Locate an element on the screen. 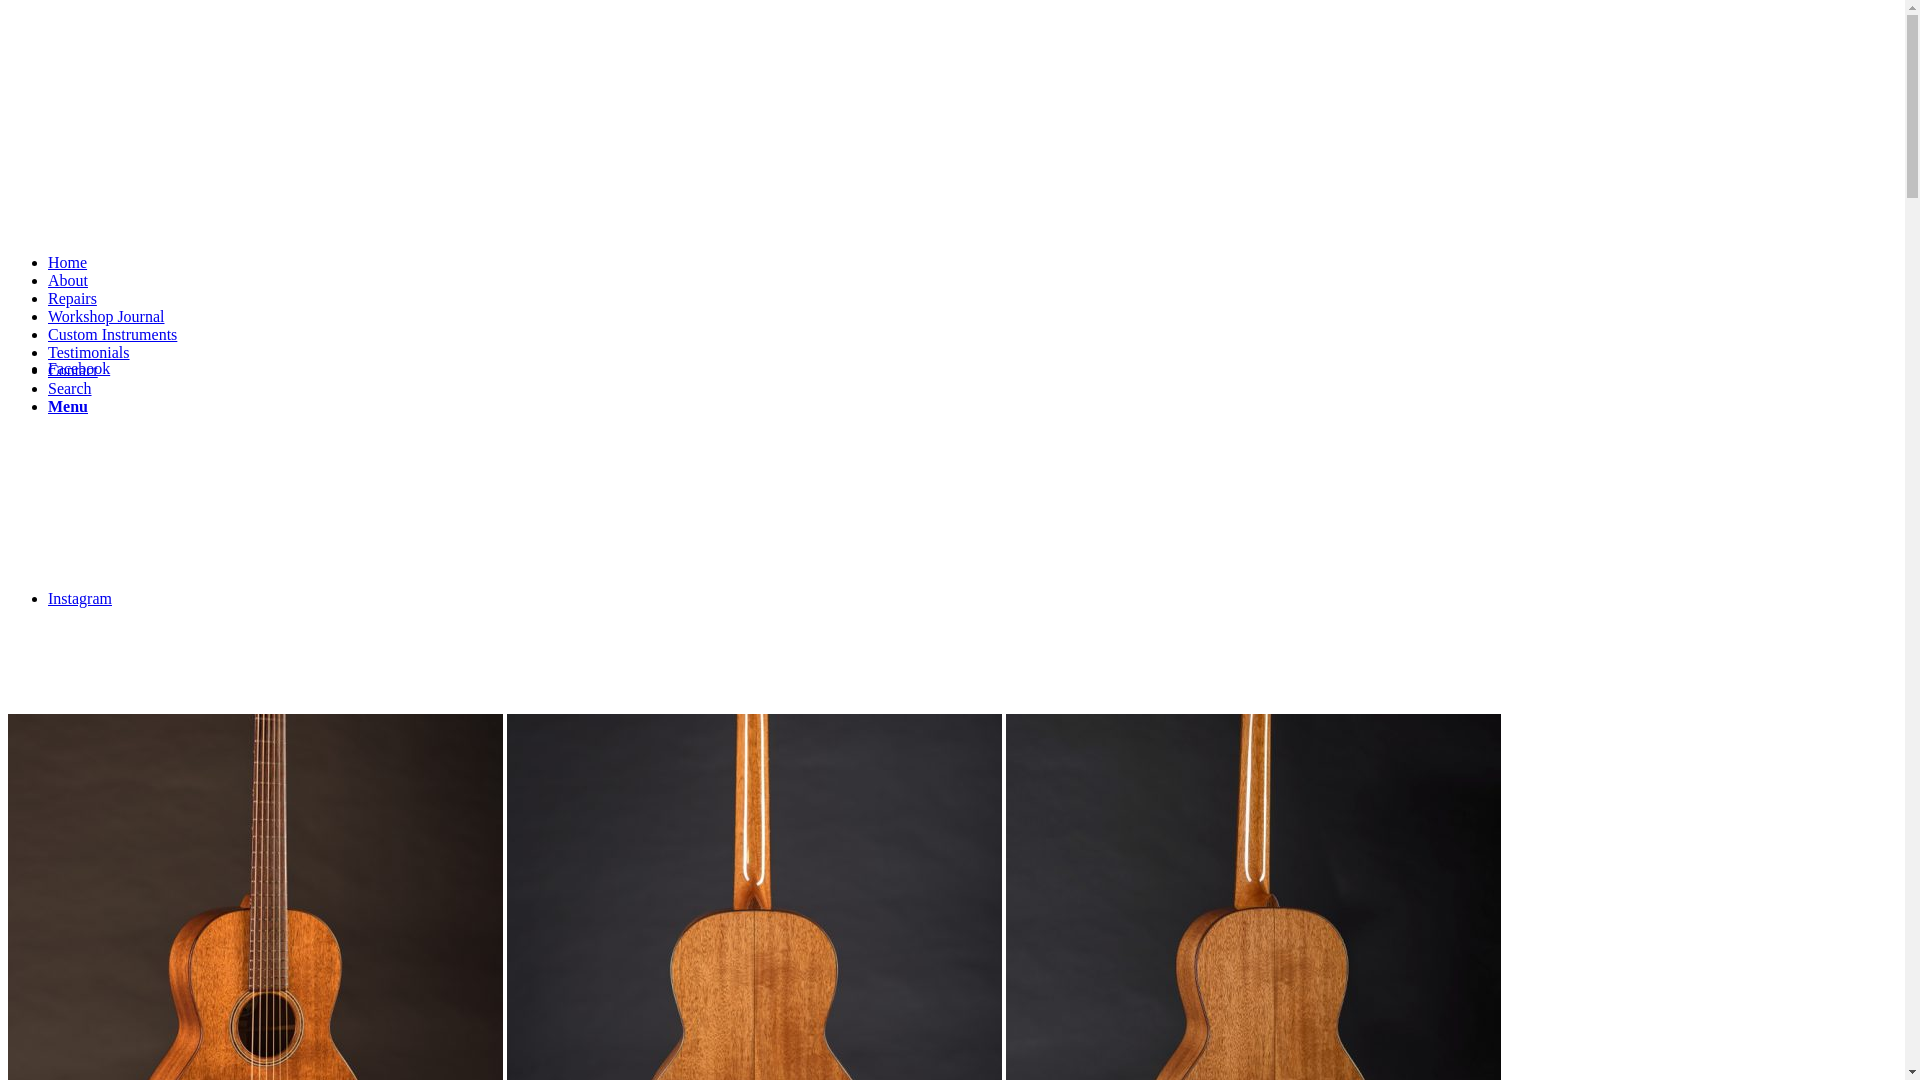 The width and height of the screenshot is (1920, 1080). 'Custom Instruments' is located at coordinates (48, 333).